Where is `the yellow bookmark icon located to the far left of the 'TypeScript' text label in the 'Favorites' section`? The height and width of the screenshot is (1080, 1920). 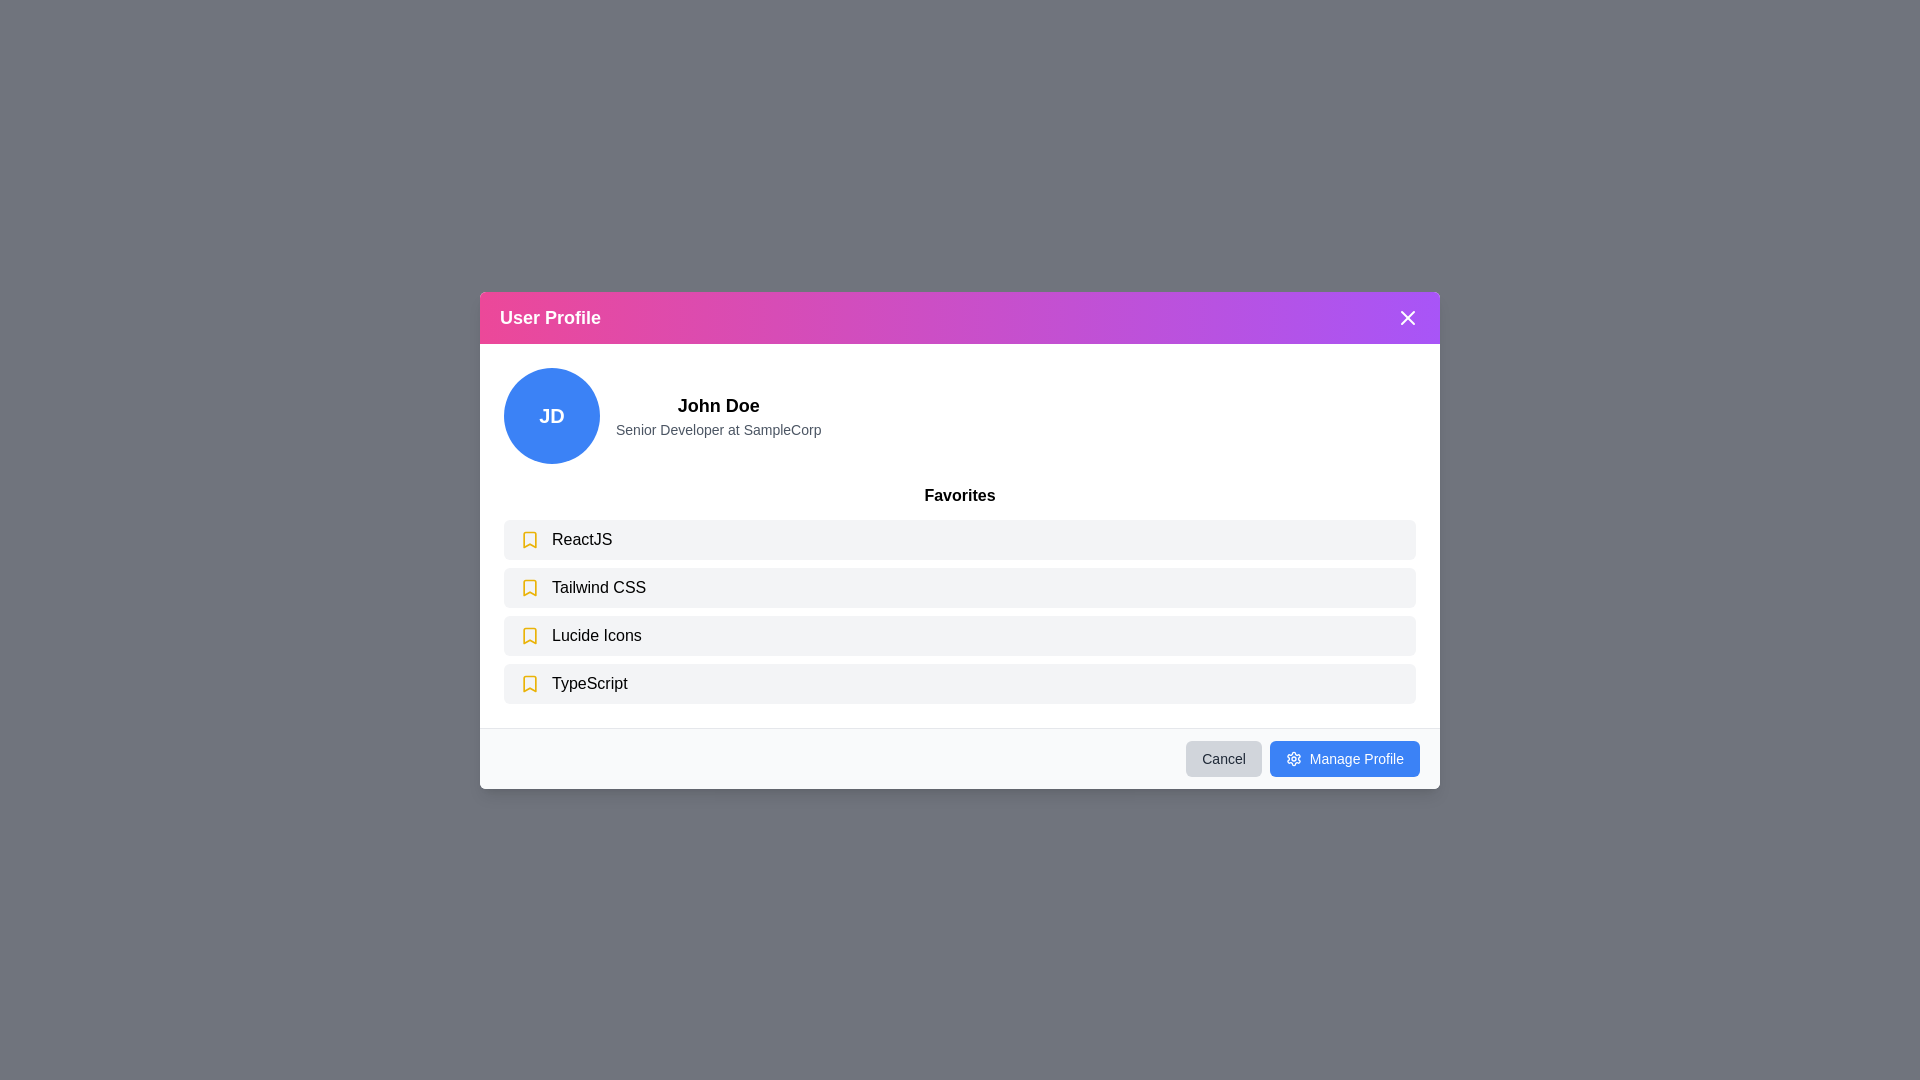
the yellow bookmark icon located to the far left of the 'TypeScript' text label in the 'Favorites' section is located at coordinates (529, 681).